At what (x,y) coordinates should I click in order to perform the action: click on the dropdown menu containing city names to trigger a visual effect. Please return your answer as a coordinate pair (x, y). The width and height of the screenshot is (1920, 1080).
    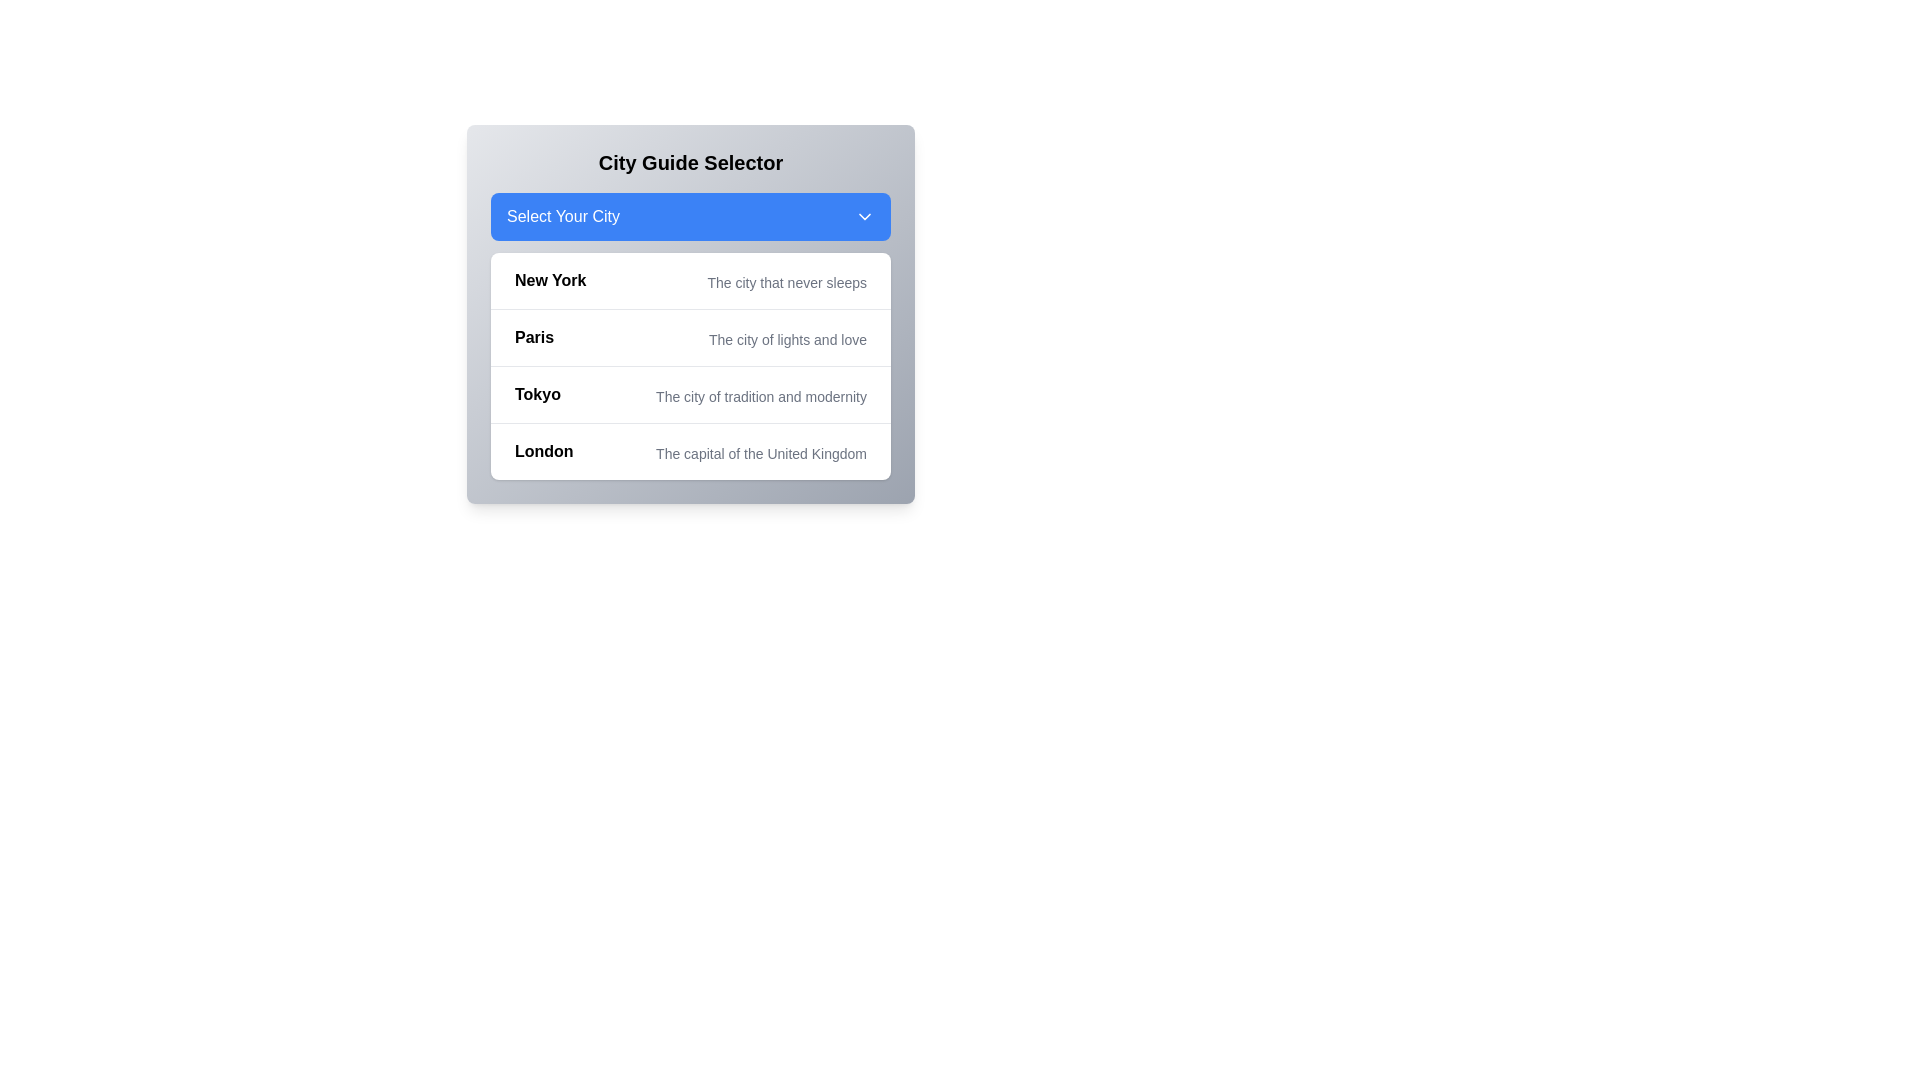
    Looking at the image, I should click on (691, 313).